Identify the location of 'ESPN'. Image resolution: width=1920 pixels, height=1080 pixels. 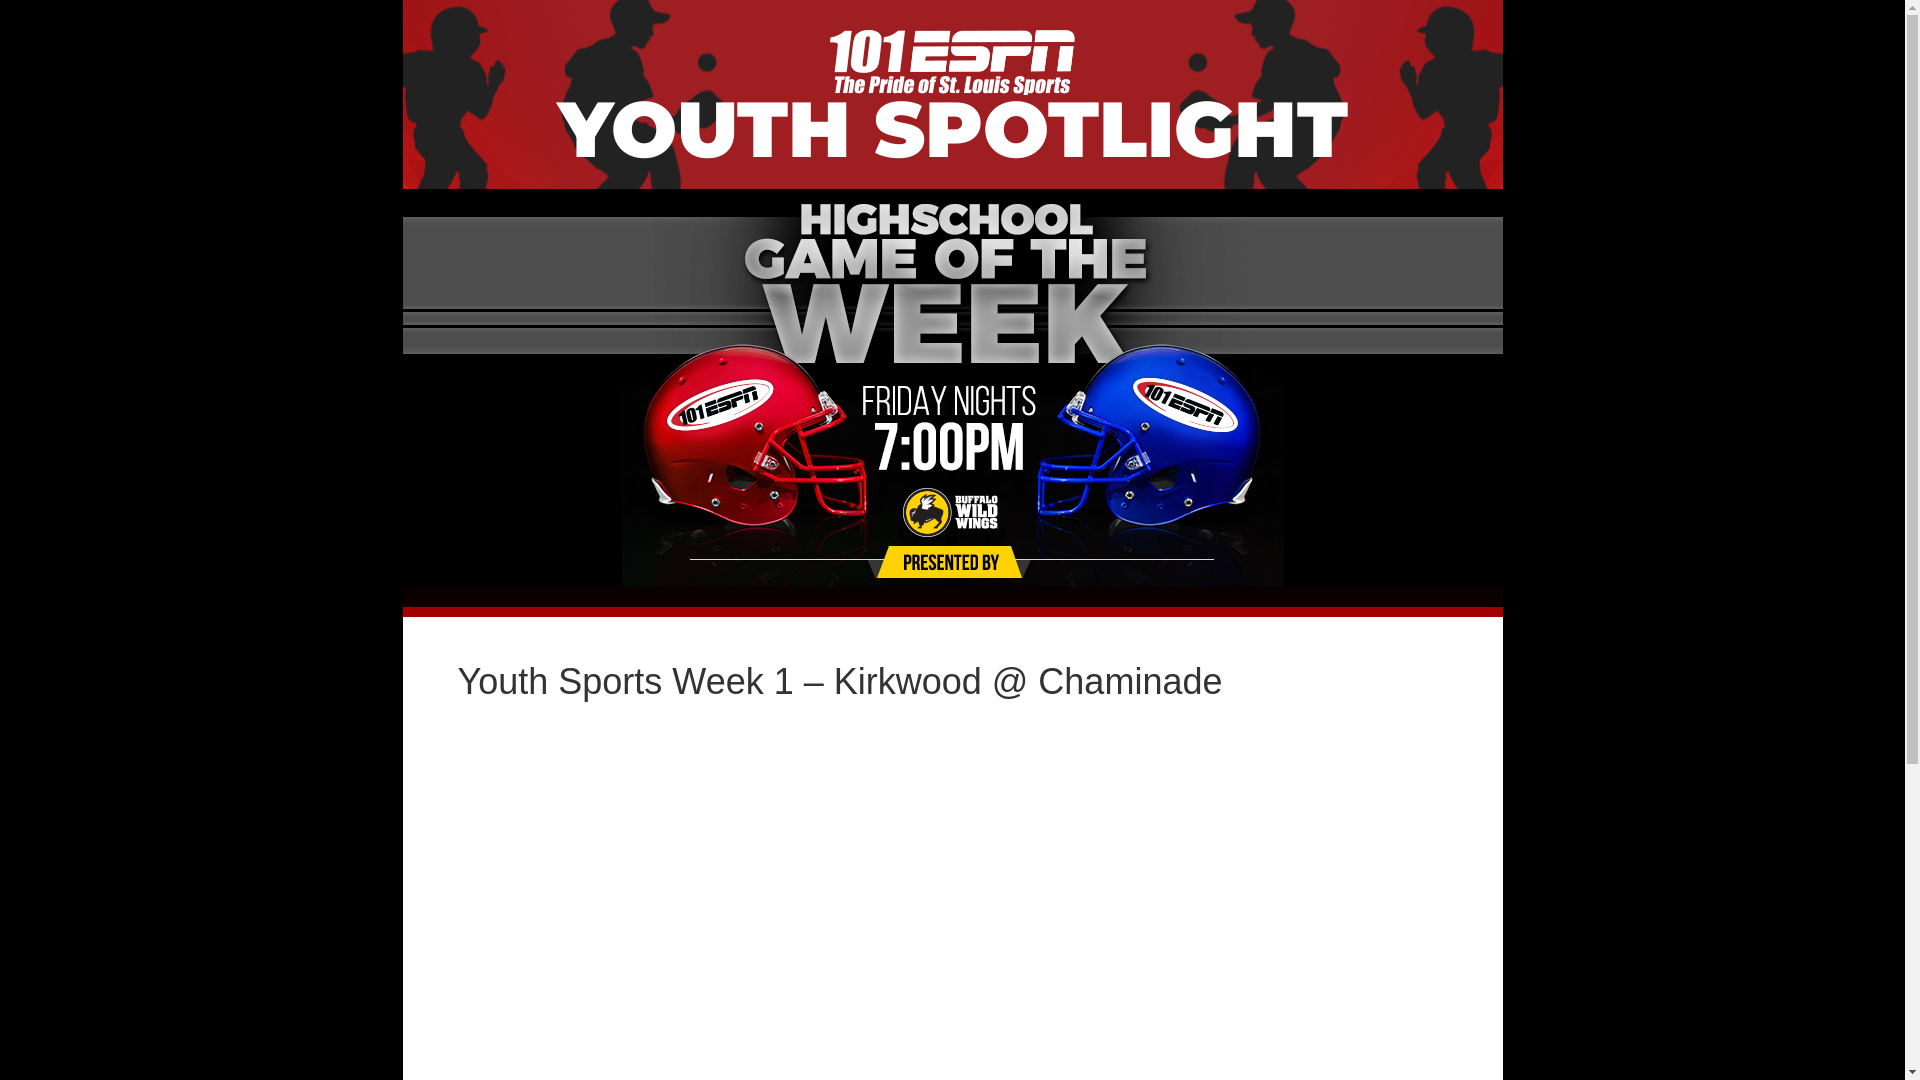
(951, 61).